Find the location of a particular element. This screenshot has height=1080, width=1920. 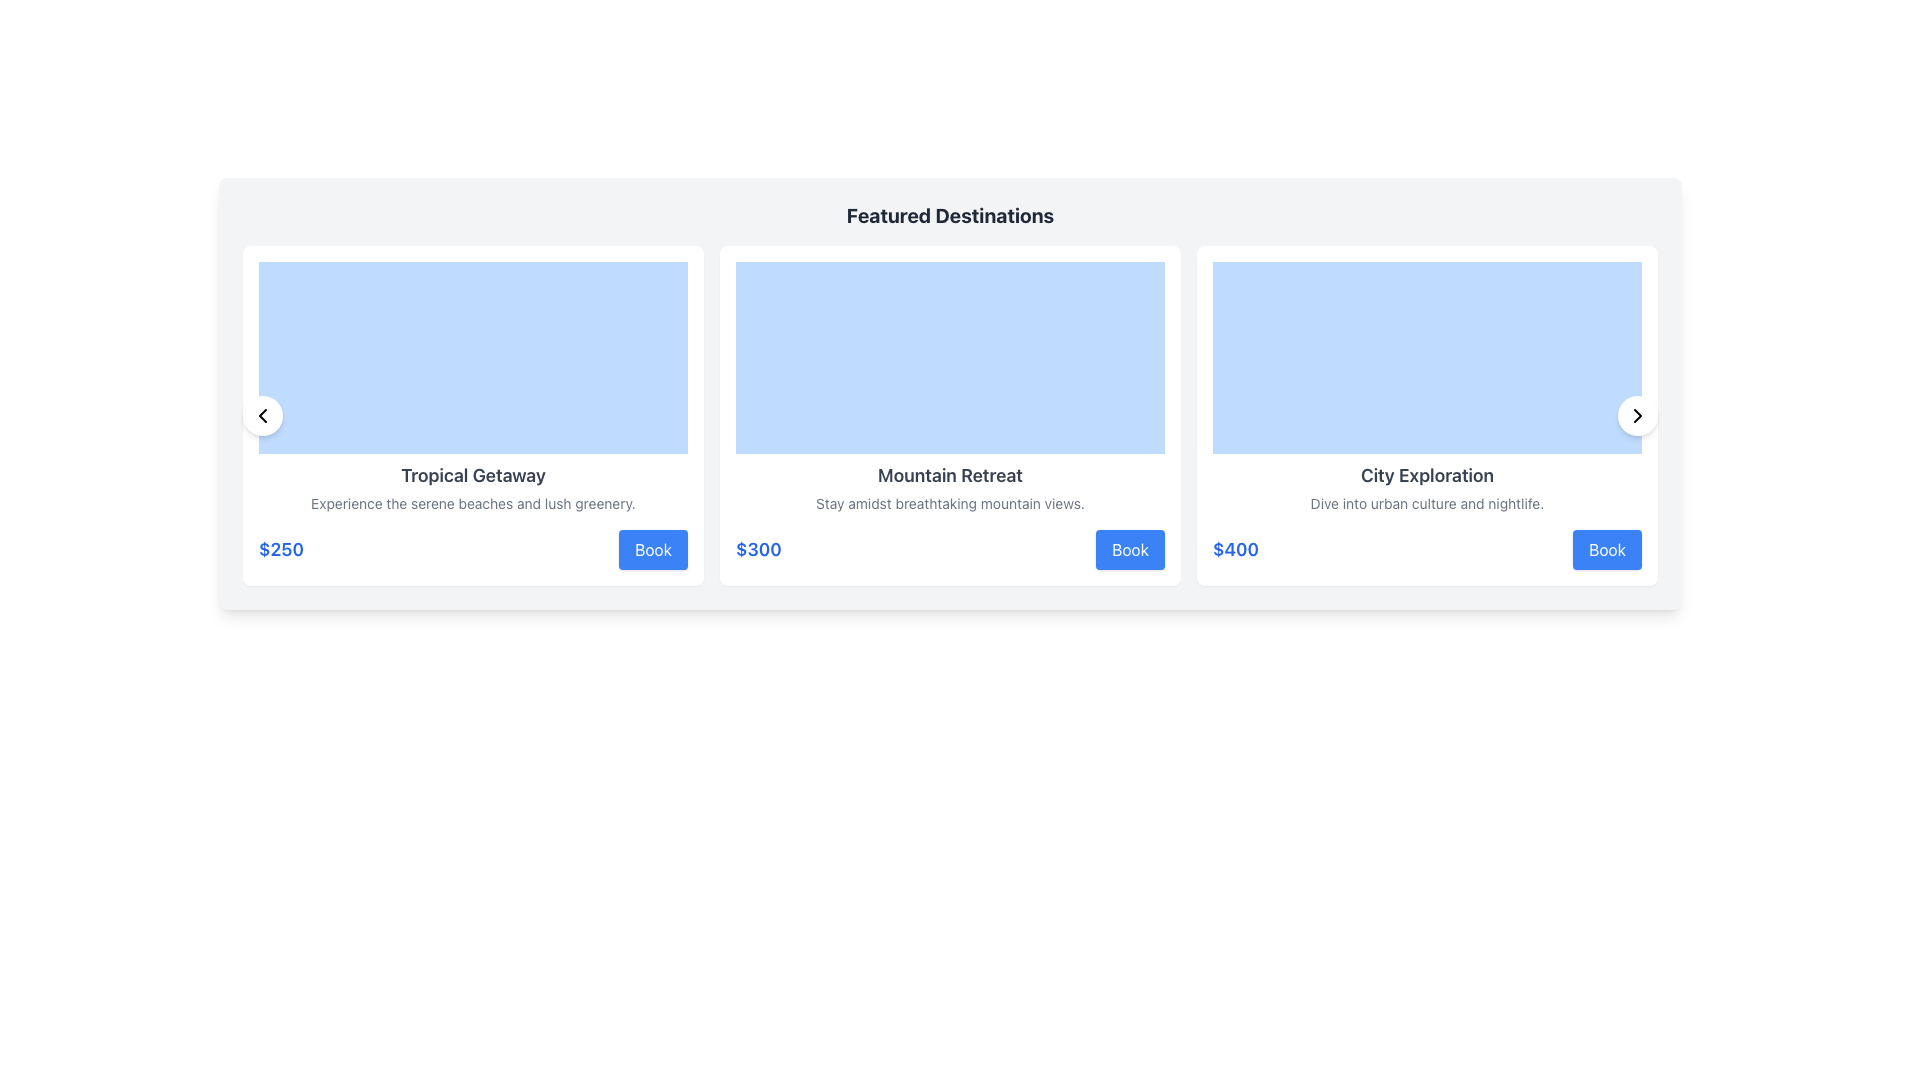

the text displaying the price '$300', which is styled in a large, bold, blue font and is positioned below the 'Mountain Retreat' description and to the left of the 'Book' button in the Featured Destinations section is located at coordinates (757, 550).